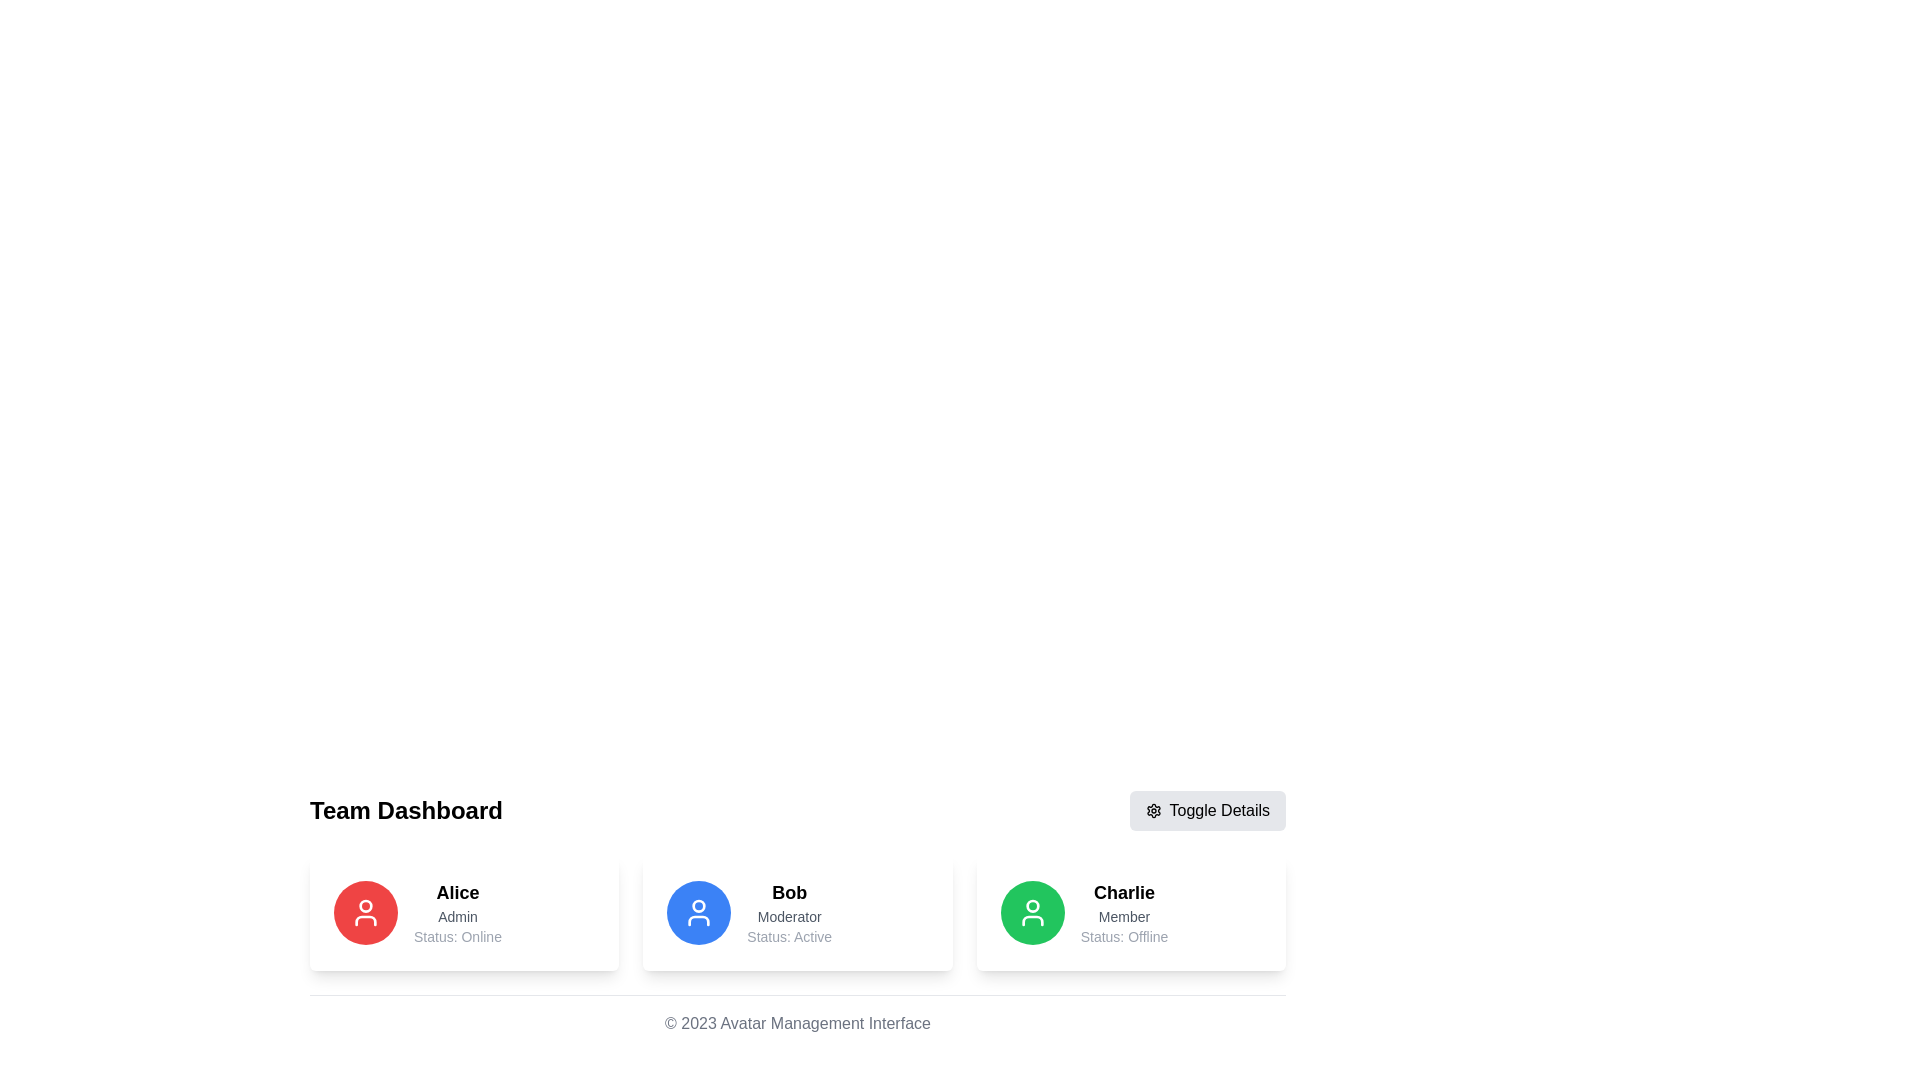 This screenshot has height=1080, width=1920. I want to click on the user avatar icon representing 'Charlie', which is a circular icon with a green background and white foreground, positioned as the third card in the bottom section of the interface, so click(1032, 913).